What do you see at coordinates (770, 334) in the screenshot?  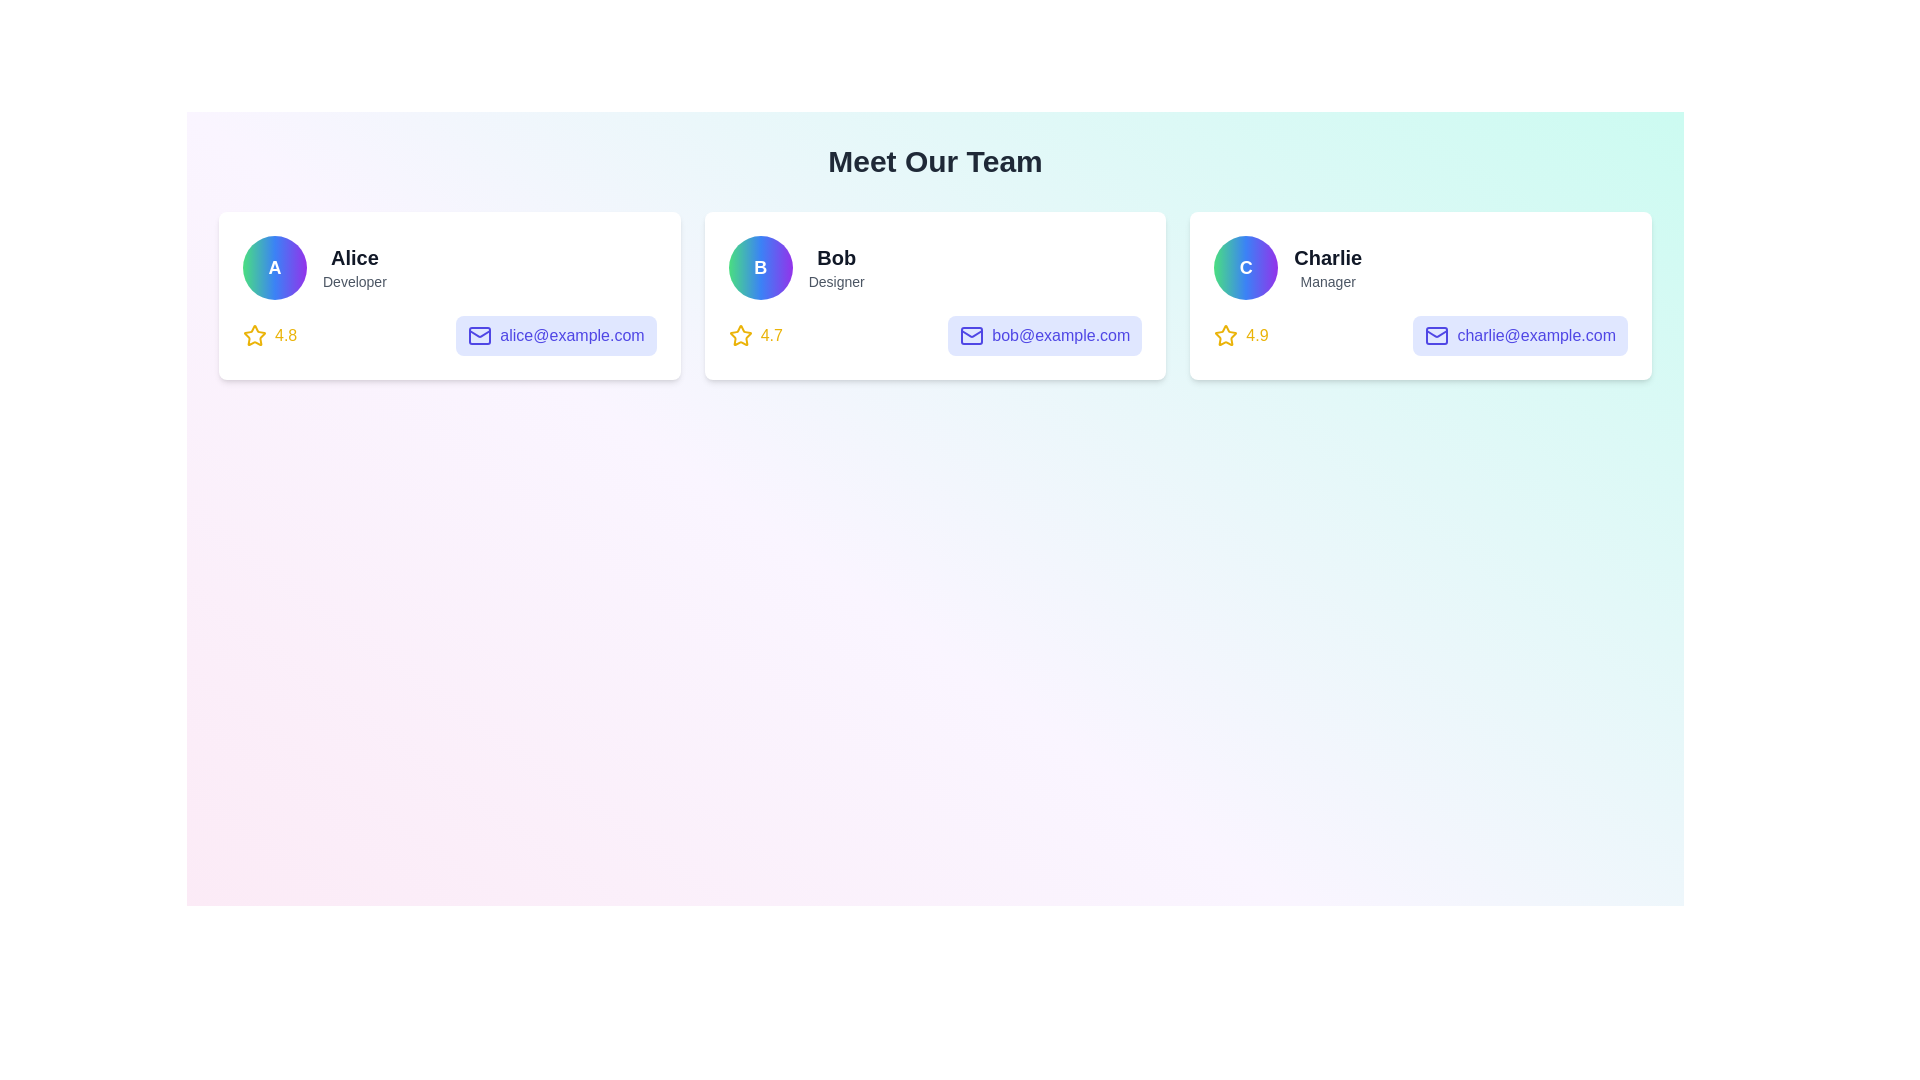 I see `the Rating indicator (textual numeric value) in the 'Bob' profile card, which displays the numeric rating score on a 5-point scale` at bounding box center [770, 334].